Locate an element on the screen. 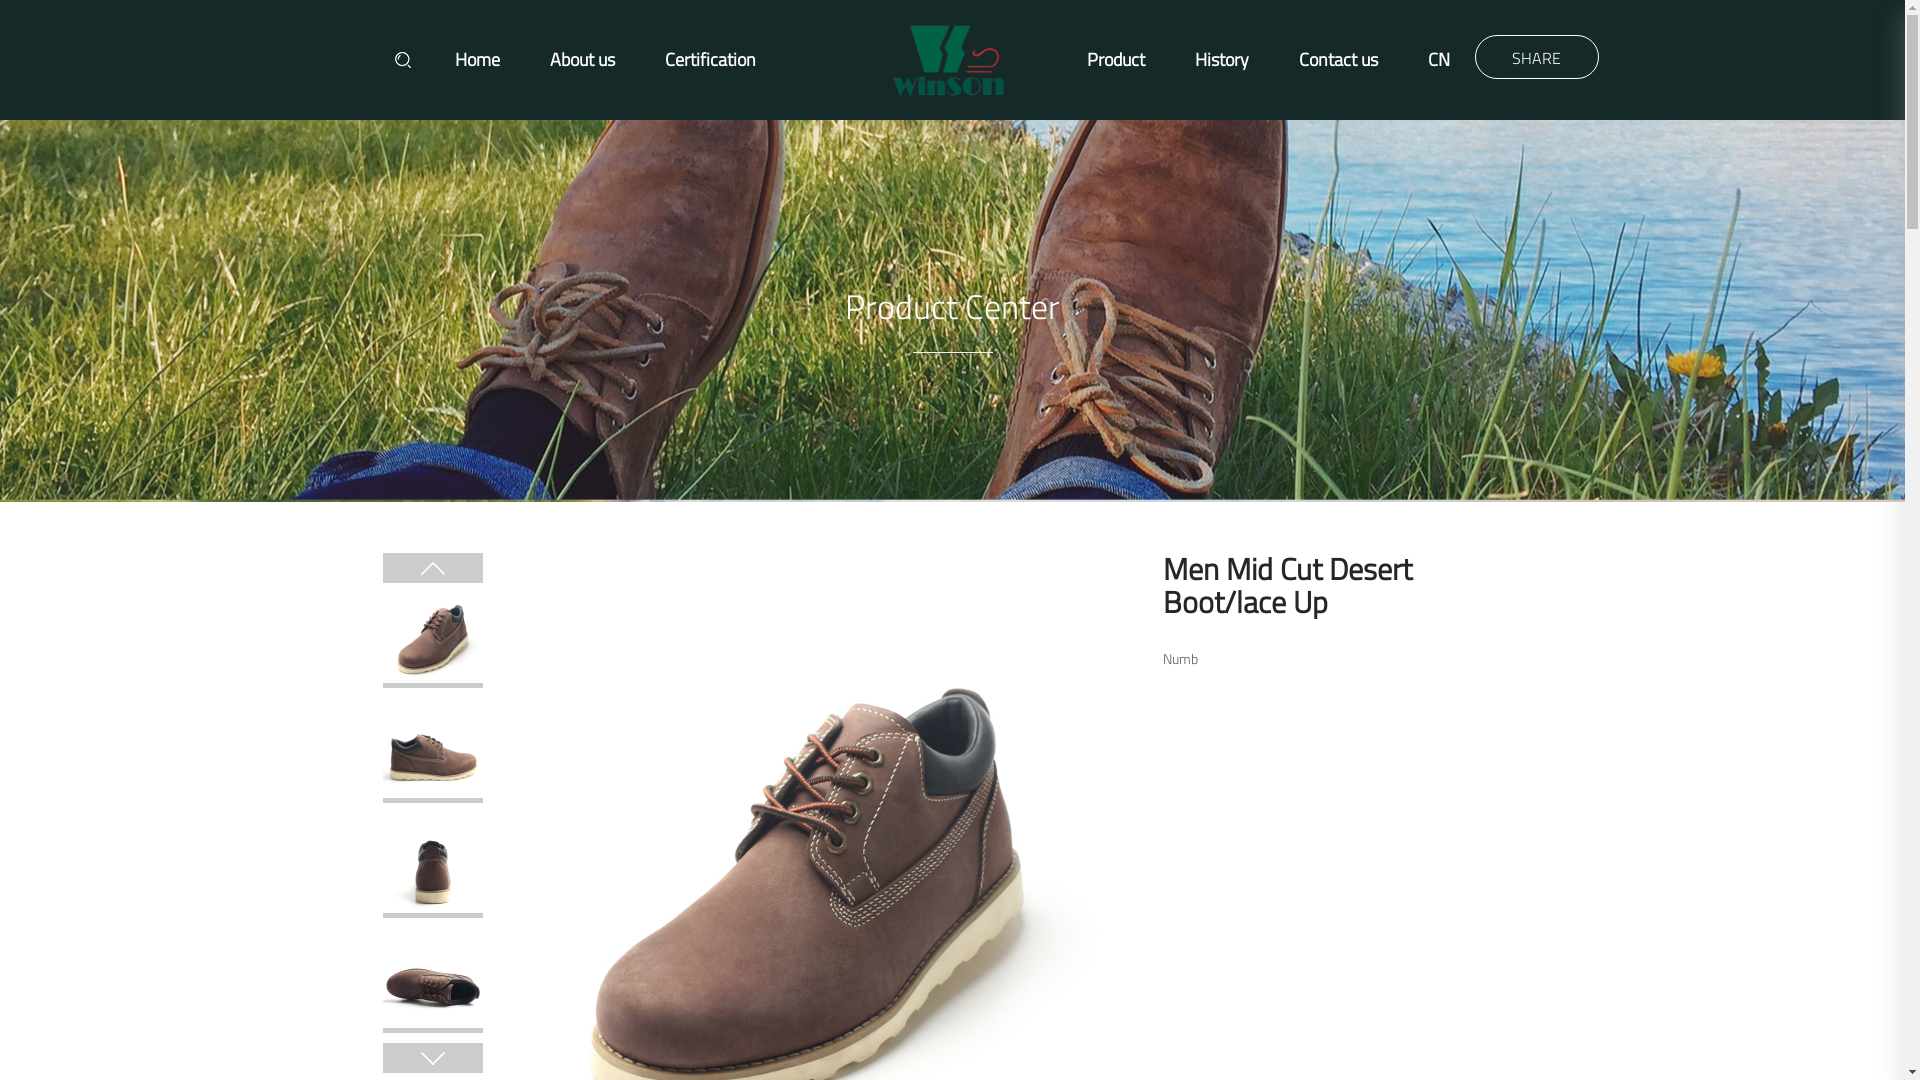 This screenshot has height=1080, width=1920. 'Product' is located at coordinates (1060, 59).